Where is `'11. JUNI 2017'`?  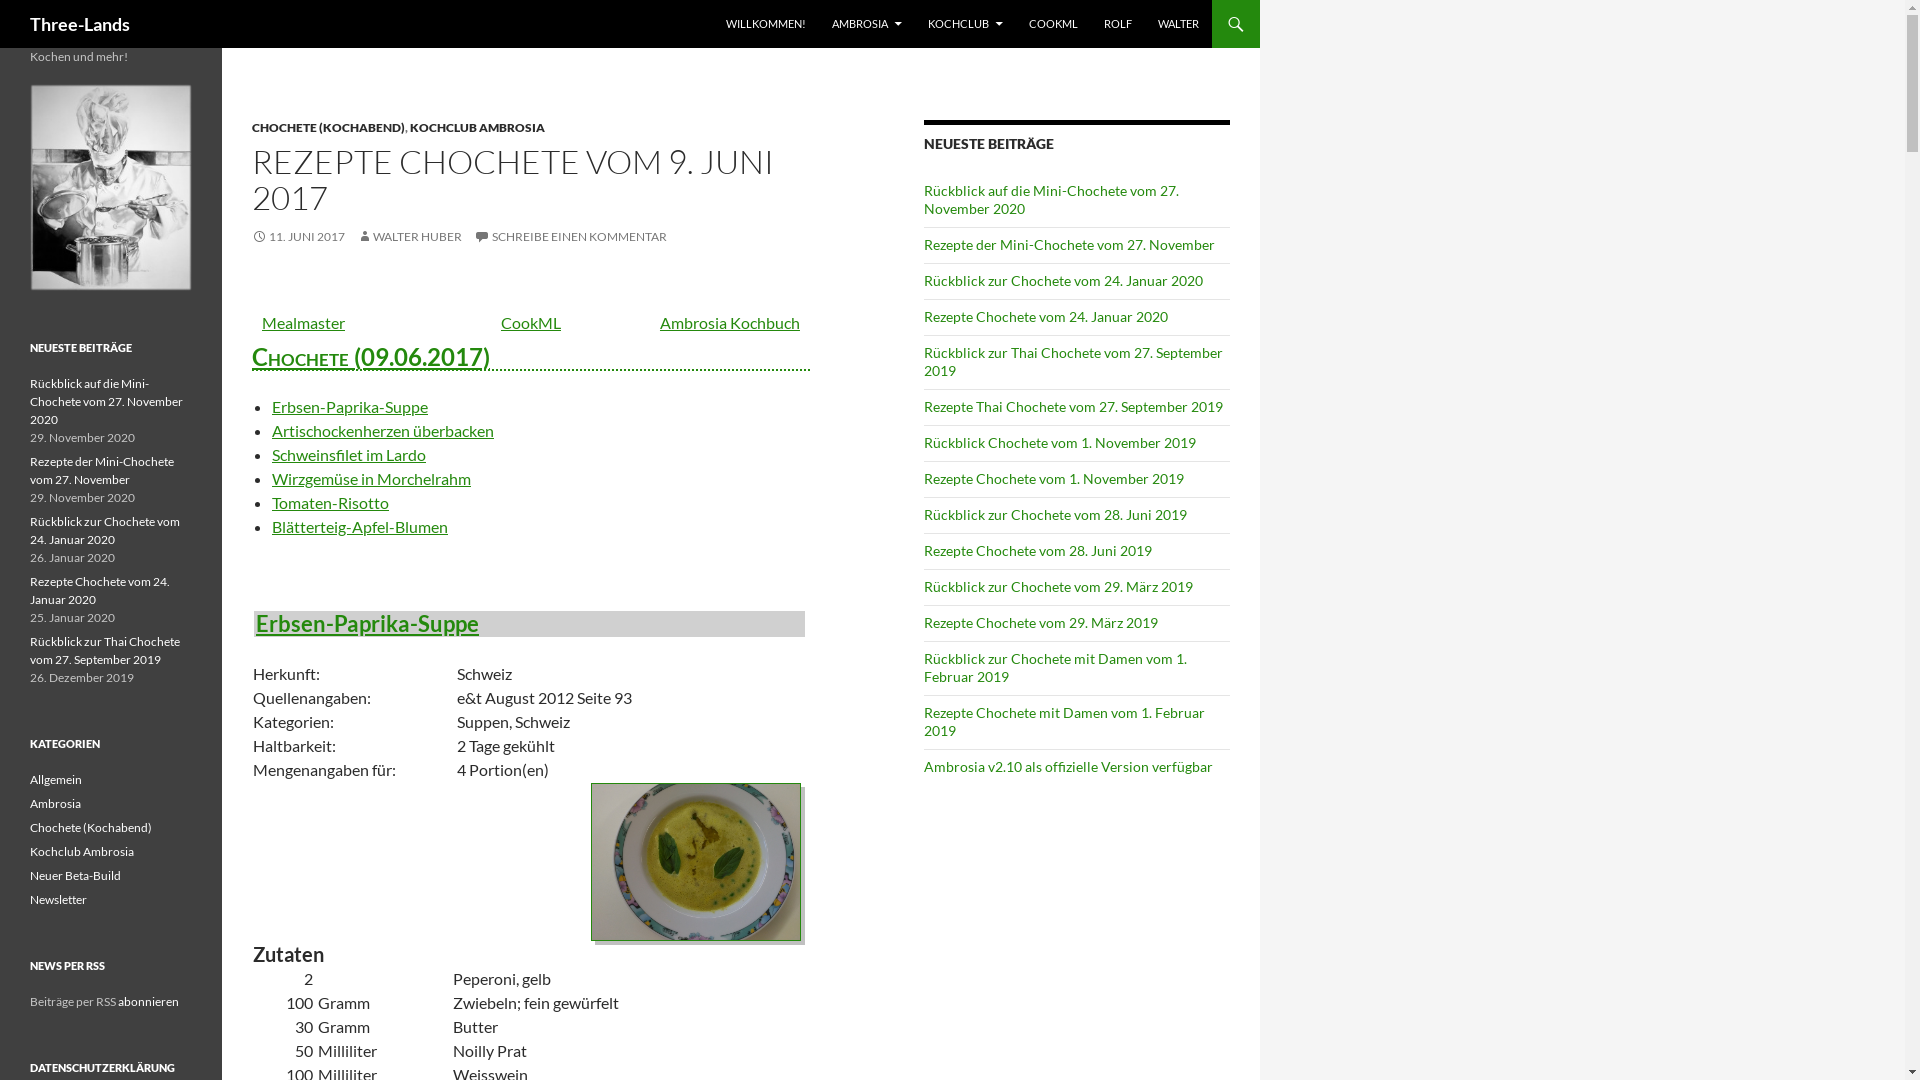
'11. JUNI 2017' is located at coordinates (297, 235).